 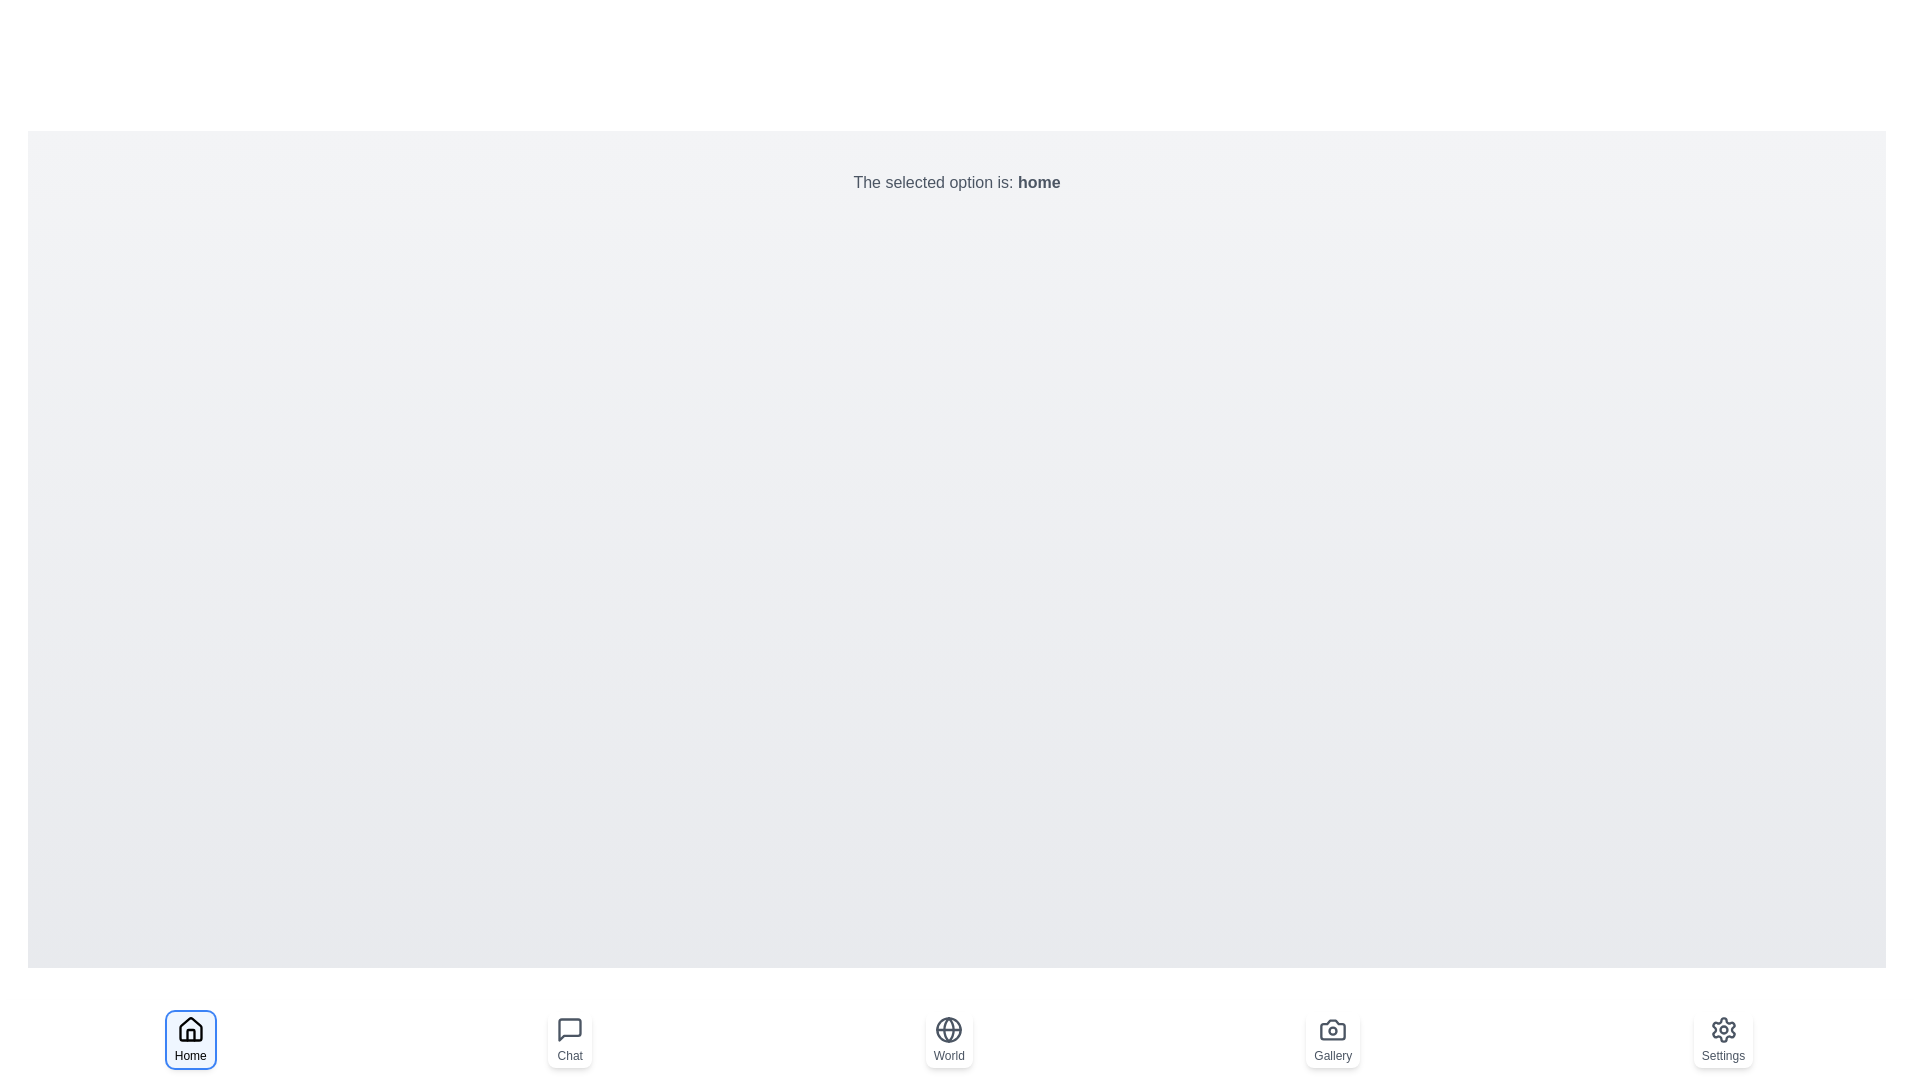 I want to click on the navigation option chat to select it, so click(x=569, y=1039).